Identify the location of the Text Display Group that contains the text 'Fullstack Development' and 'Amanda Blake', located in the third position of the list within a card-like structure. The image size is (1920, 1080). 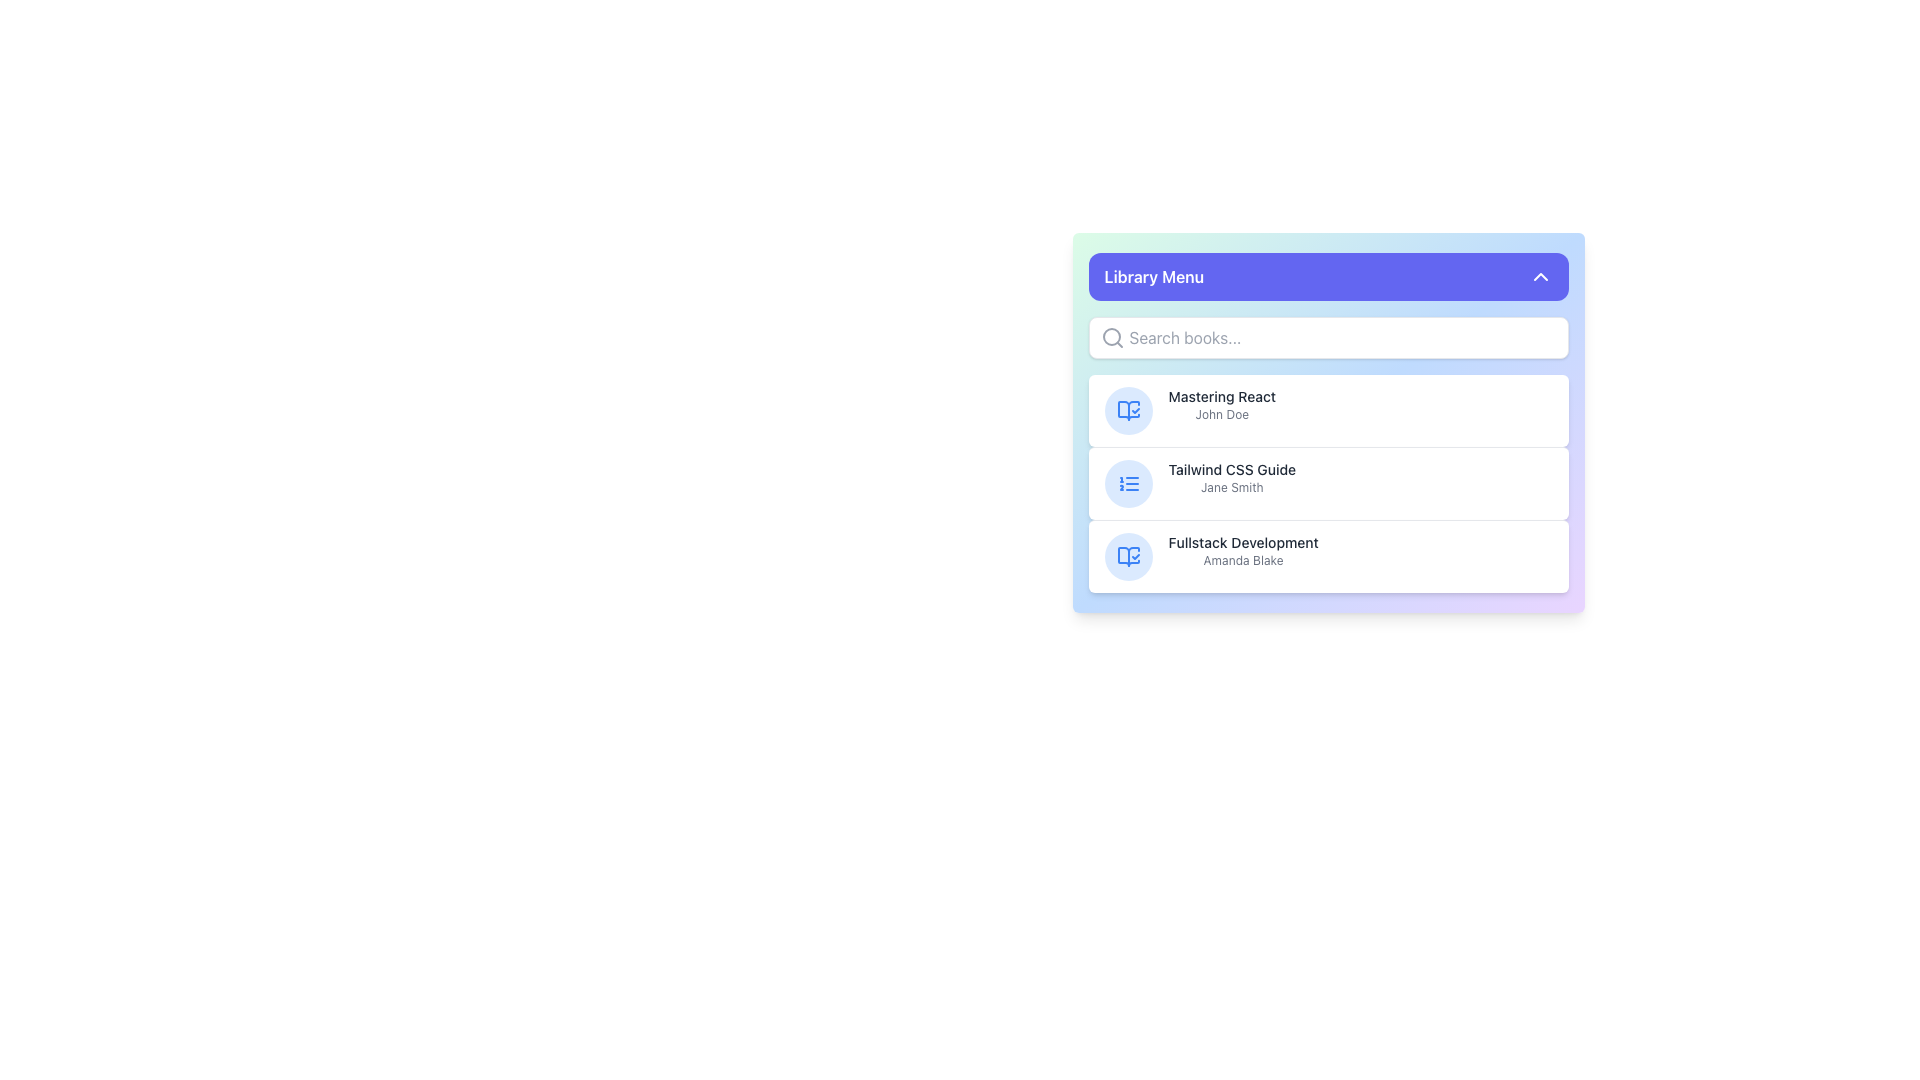
(1242, 551).